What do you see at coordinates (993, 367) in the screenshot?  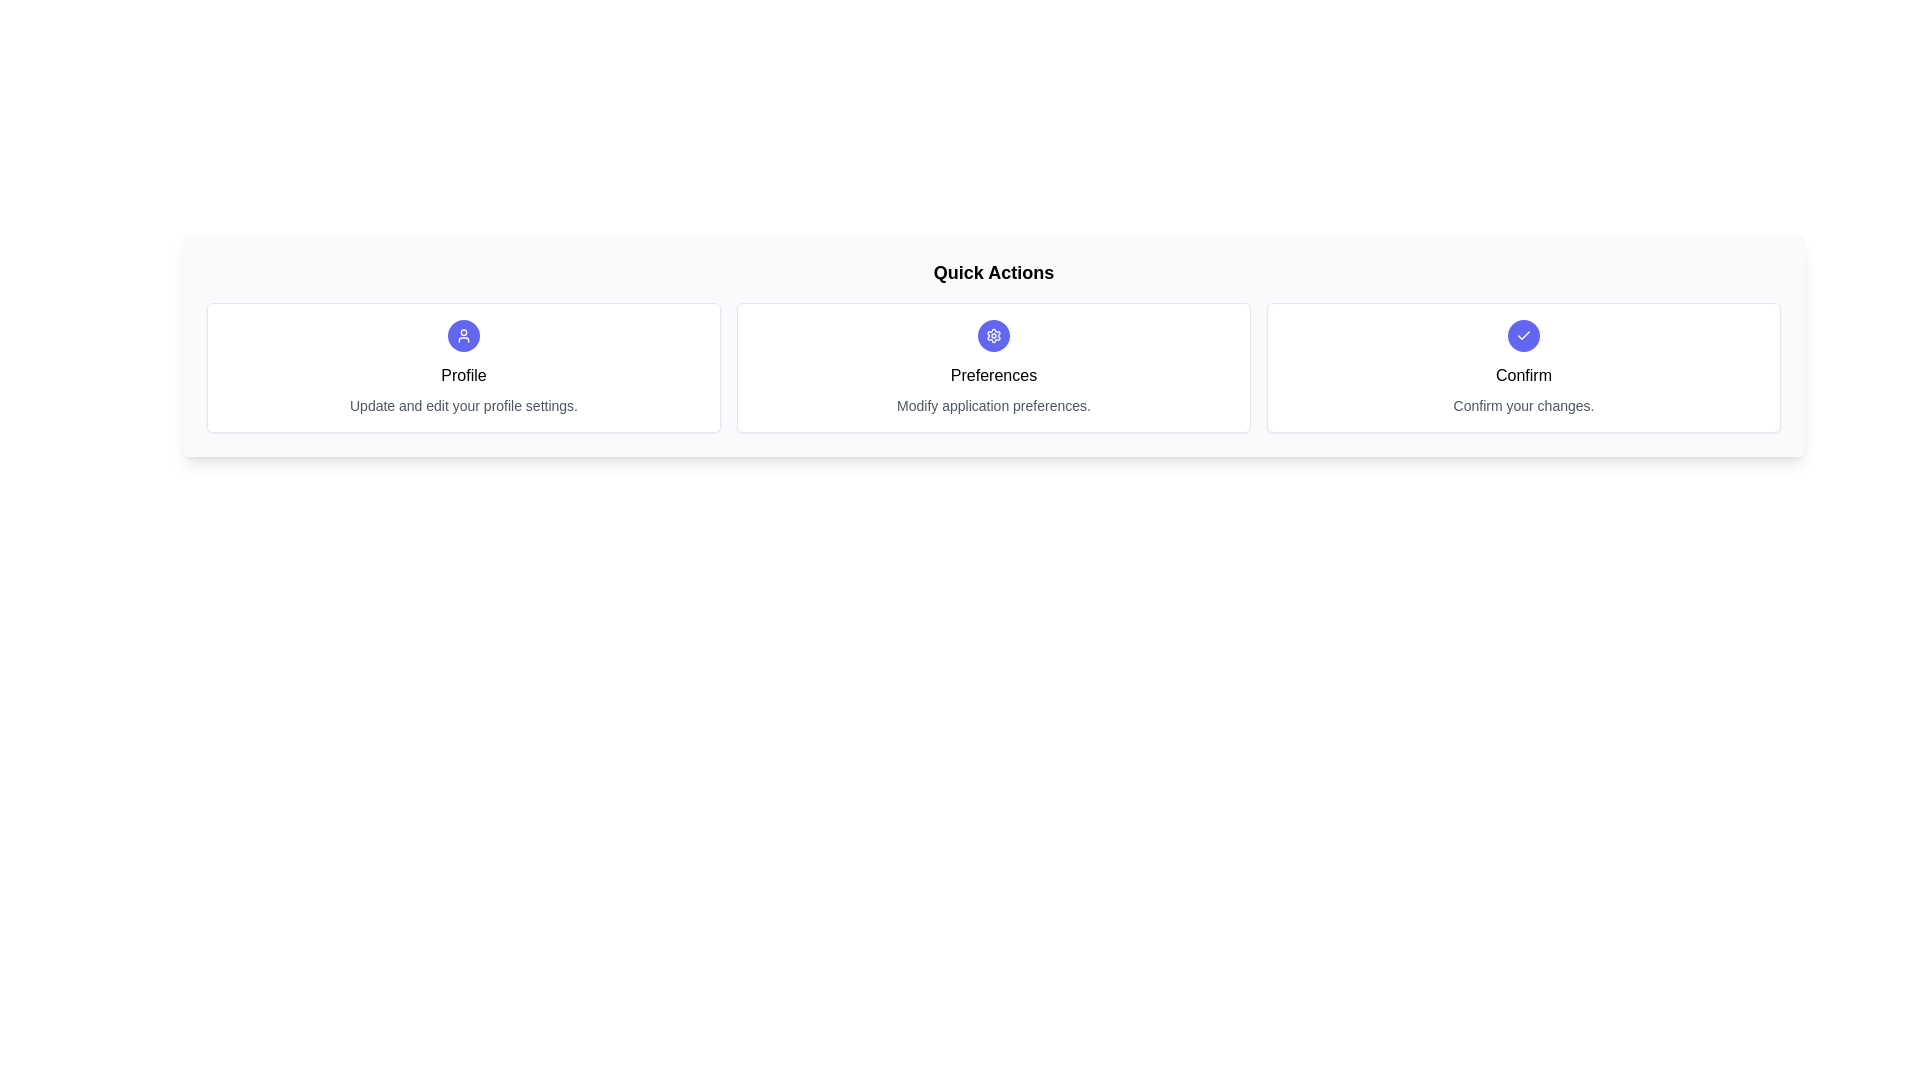 I see `the chip labeled Preferences to observe its hover effect` at bounding box center [993, 367].